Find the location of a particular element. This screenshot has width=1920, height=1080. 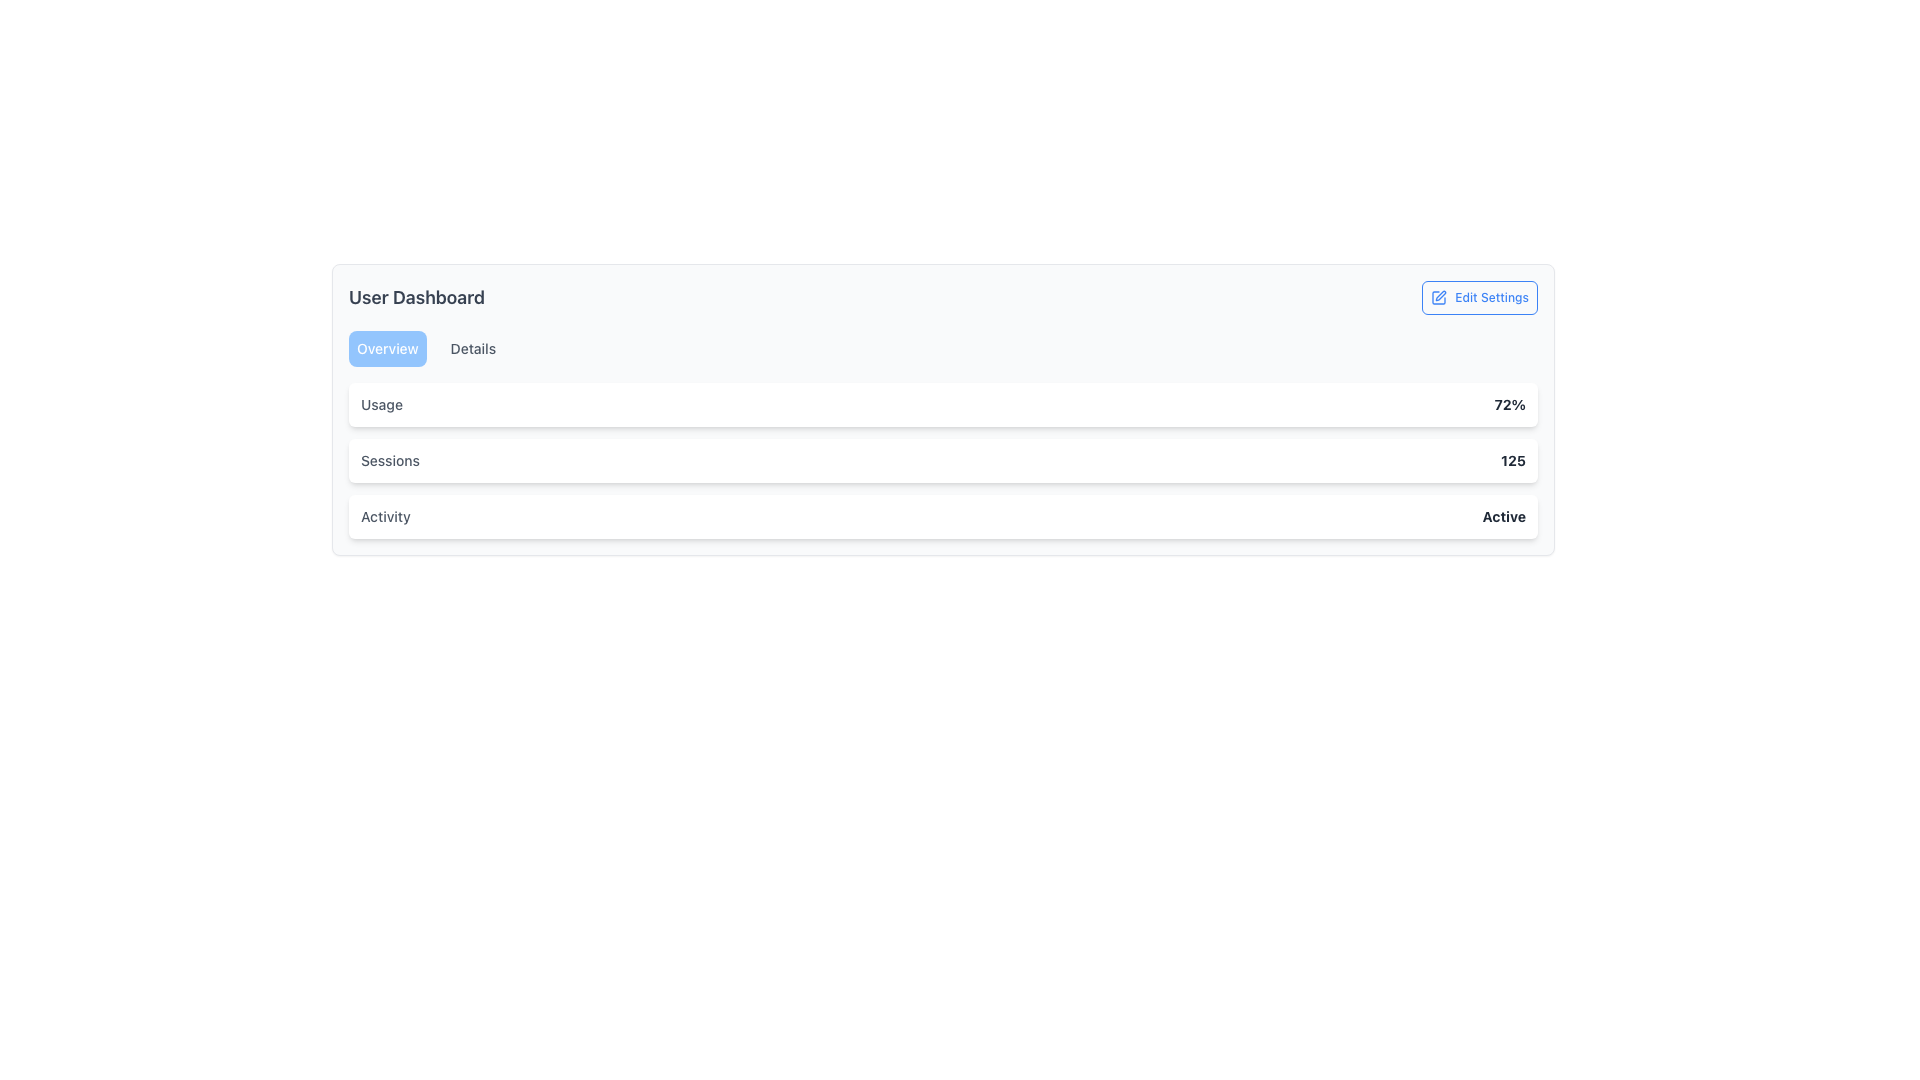

the second button in the dashboard section to observe the hover effect is located at coordinates (472, 347).